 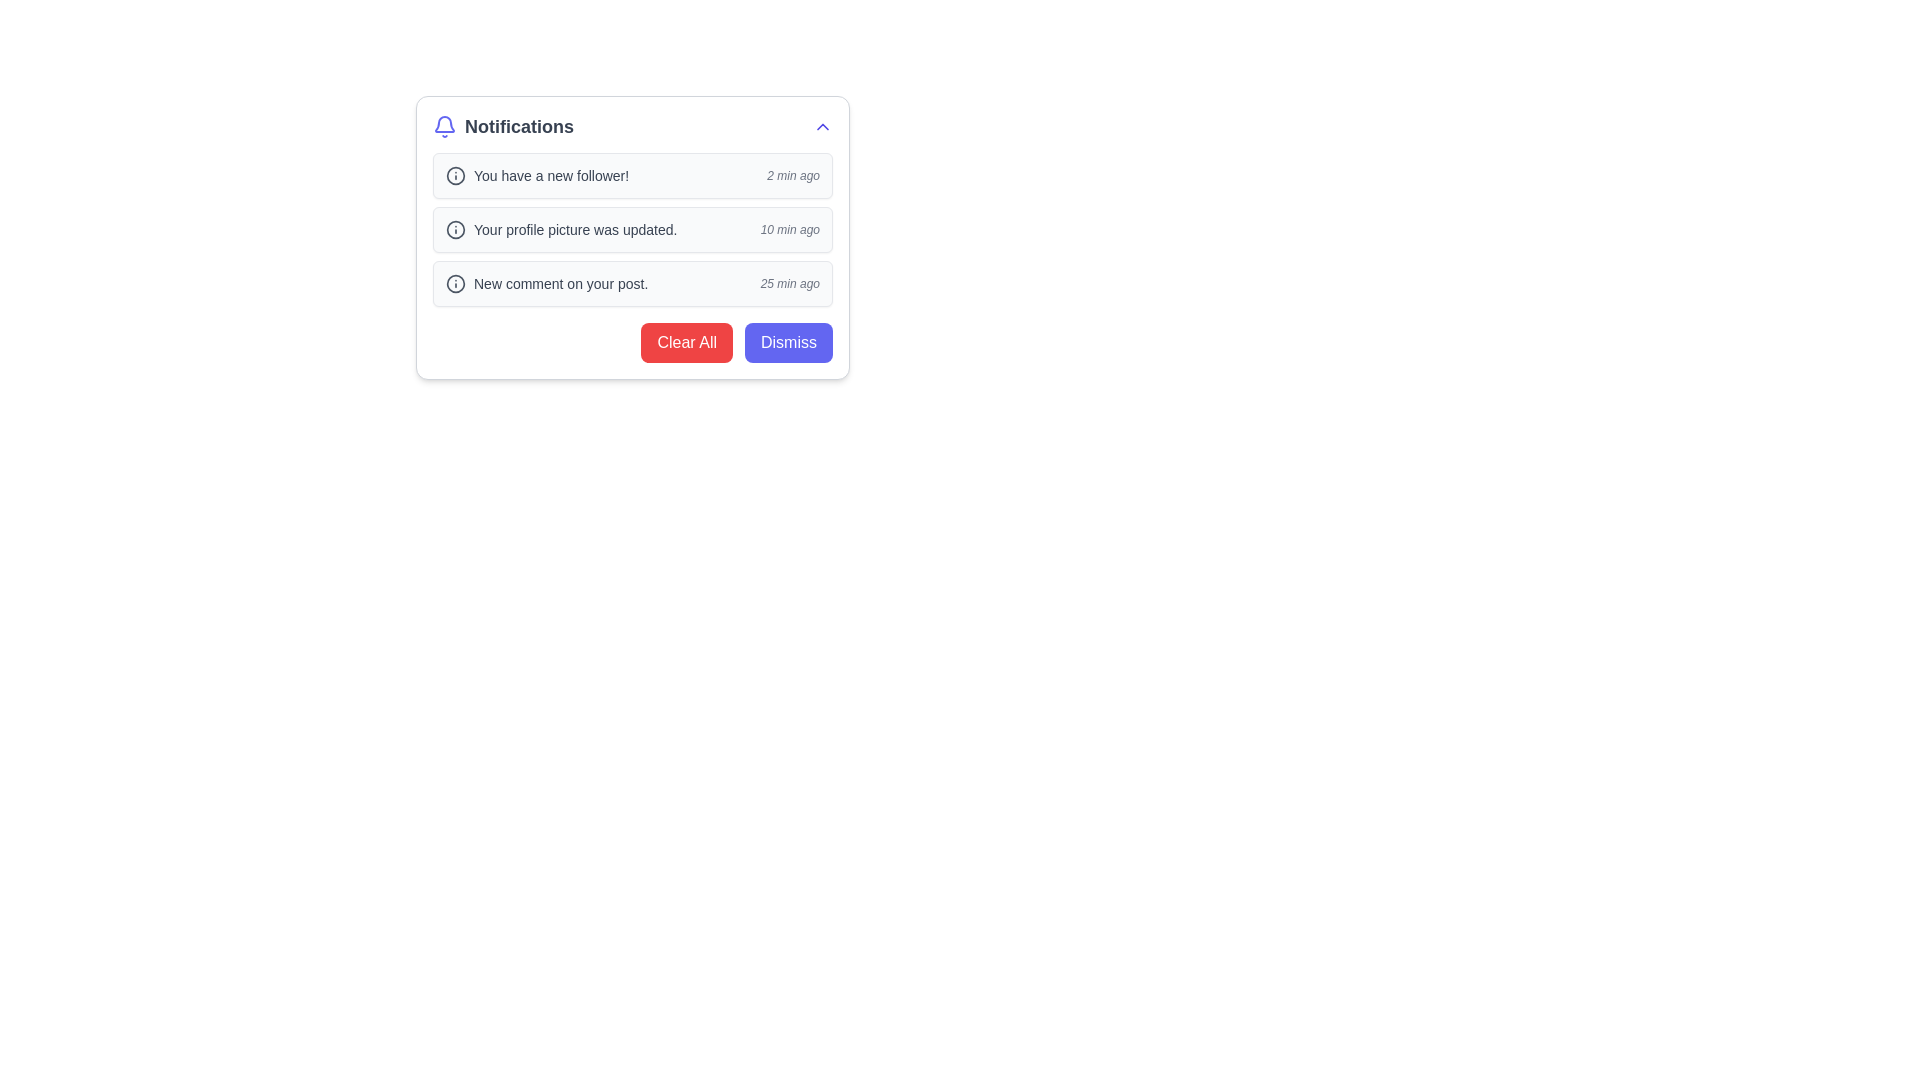 What do you see at coordinates (632, 334) in the screenshot?
I see `the 'Clear All' button with a vivid red background, located at the bottom of the notification card` at bounding box center [632, 334].